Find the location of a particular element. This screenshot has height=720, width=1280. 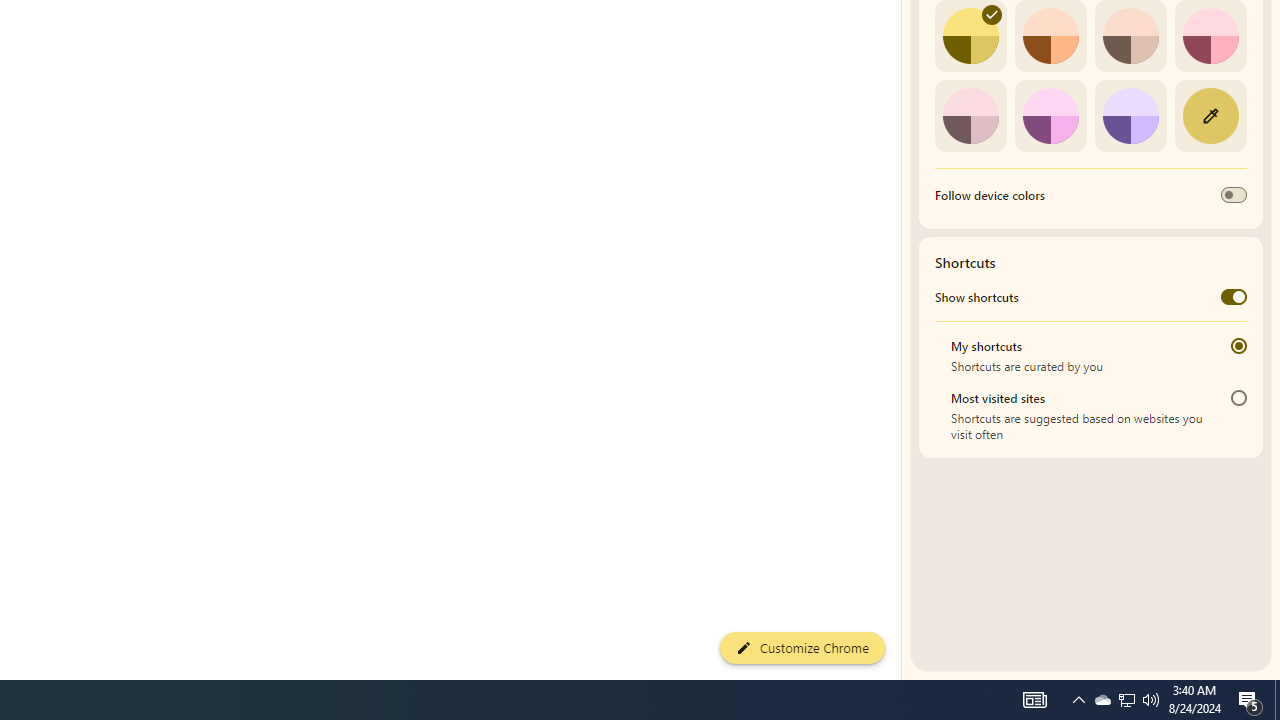

'Violet' is located at coordinates (1130, 115).